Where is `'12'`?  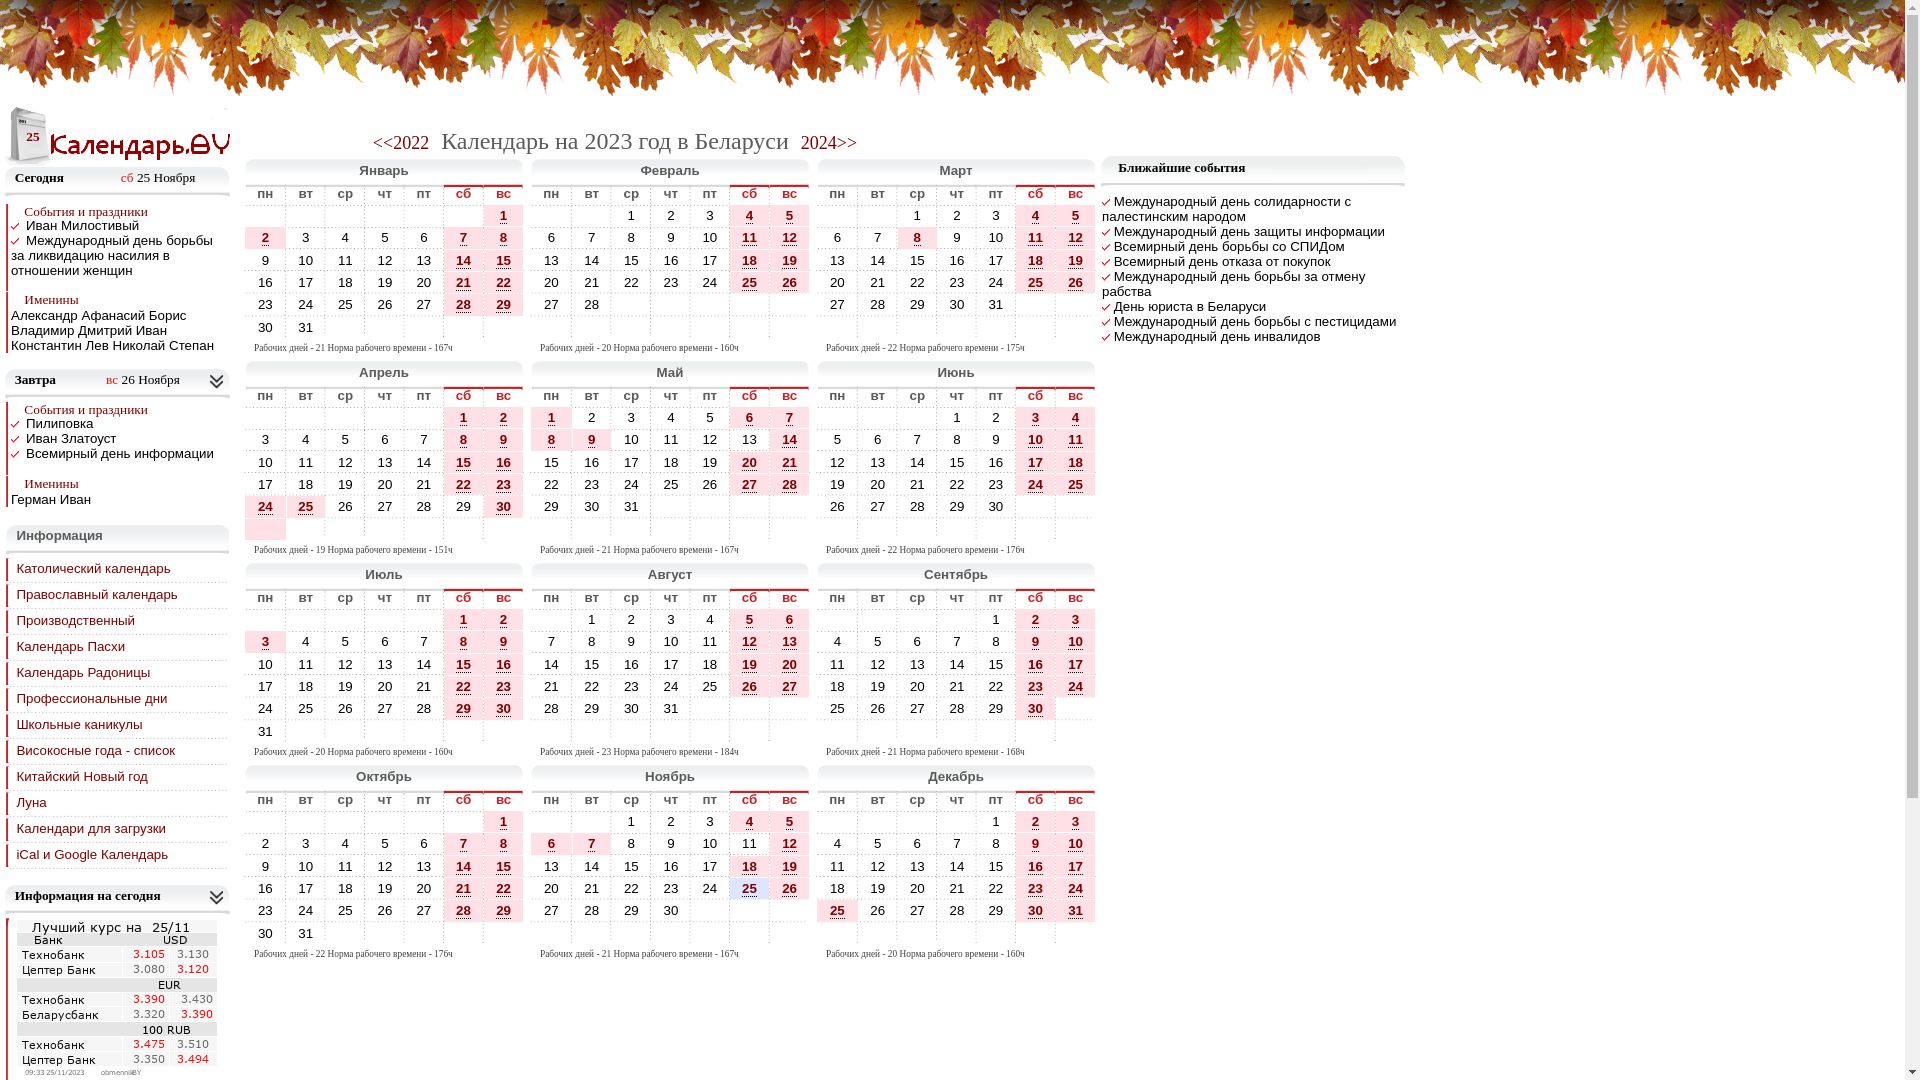
'12' is located at coordinates (788, 237).